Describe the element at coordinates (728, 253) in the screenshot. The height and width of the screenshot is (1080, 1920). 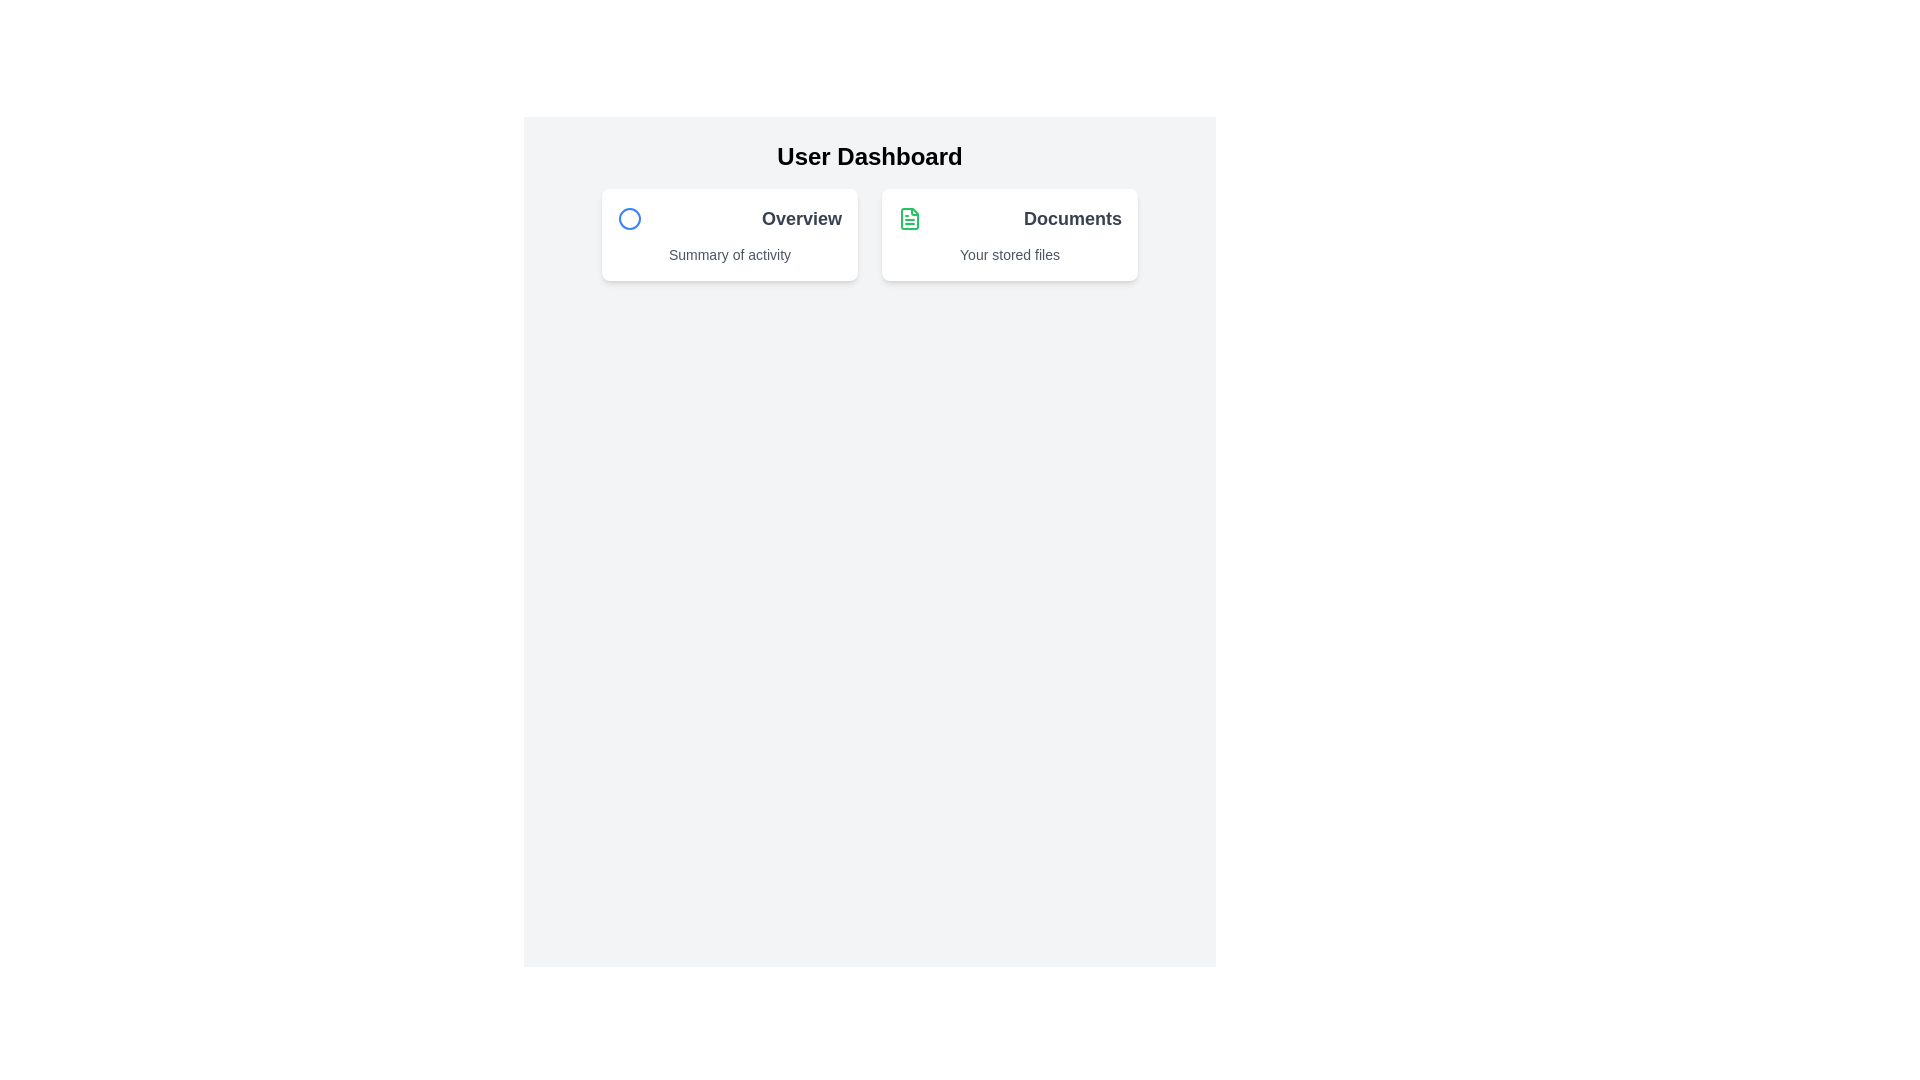
I see `the text label displaying 'Summary of activity', which is styled in gray and located under the 'Overview' heading within its card-like section` at that location.